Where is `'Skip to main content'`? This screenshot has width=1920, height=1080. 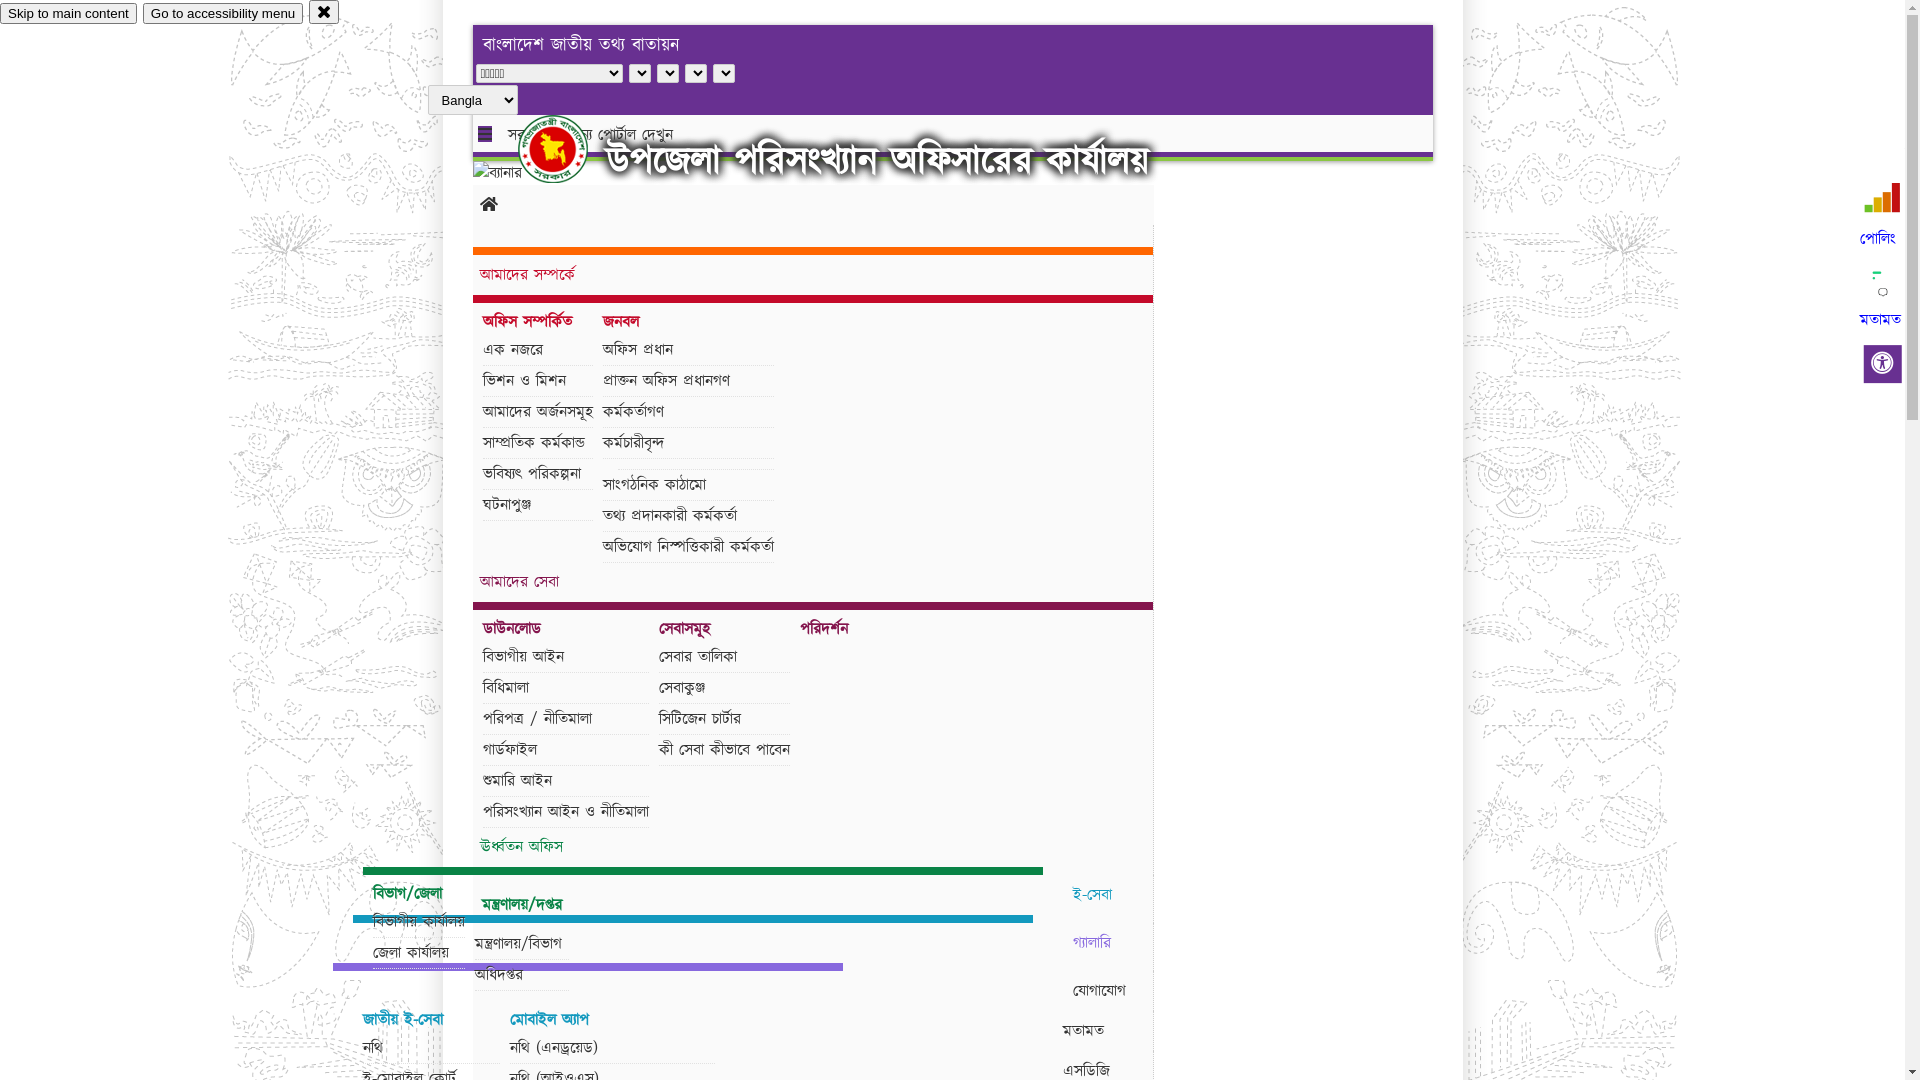
'Skip to main content' is located at coordinates (68, 13).